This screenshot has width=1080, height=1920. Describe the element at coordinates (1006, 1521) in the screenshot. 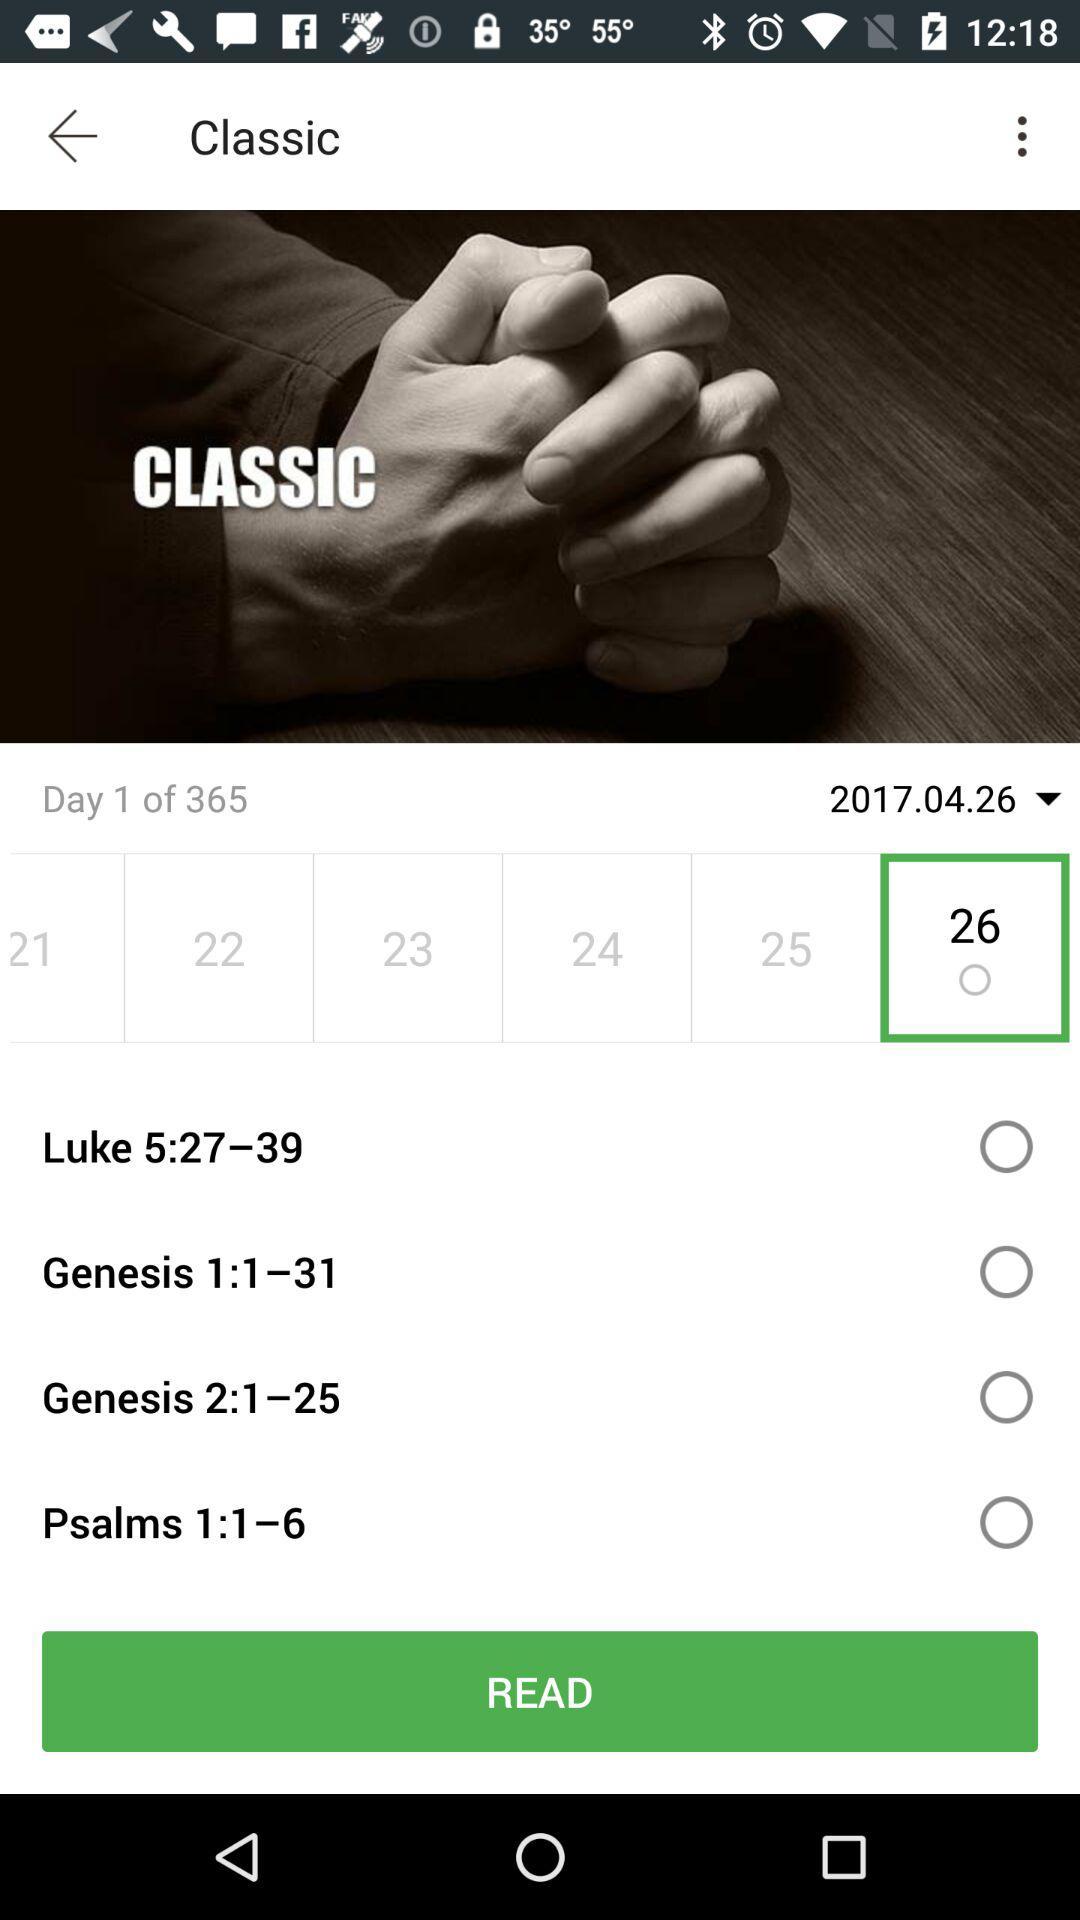

I see `radio button` at that location.